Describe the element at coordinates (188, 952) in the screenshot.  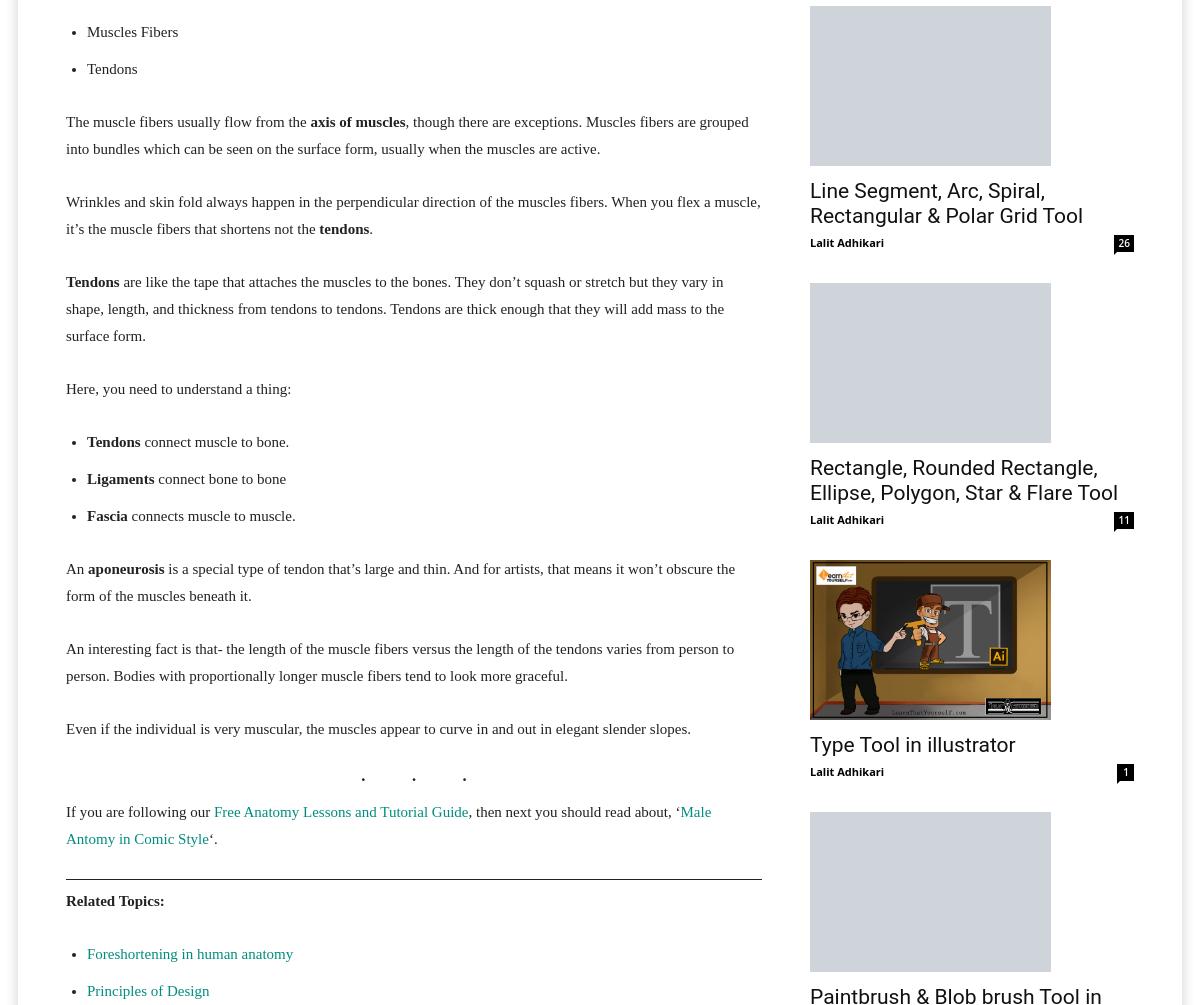
I see `'Foreshortening in human anatomy'` at that location.